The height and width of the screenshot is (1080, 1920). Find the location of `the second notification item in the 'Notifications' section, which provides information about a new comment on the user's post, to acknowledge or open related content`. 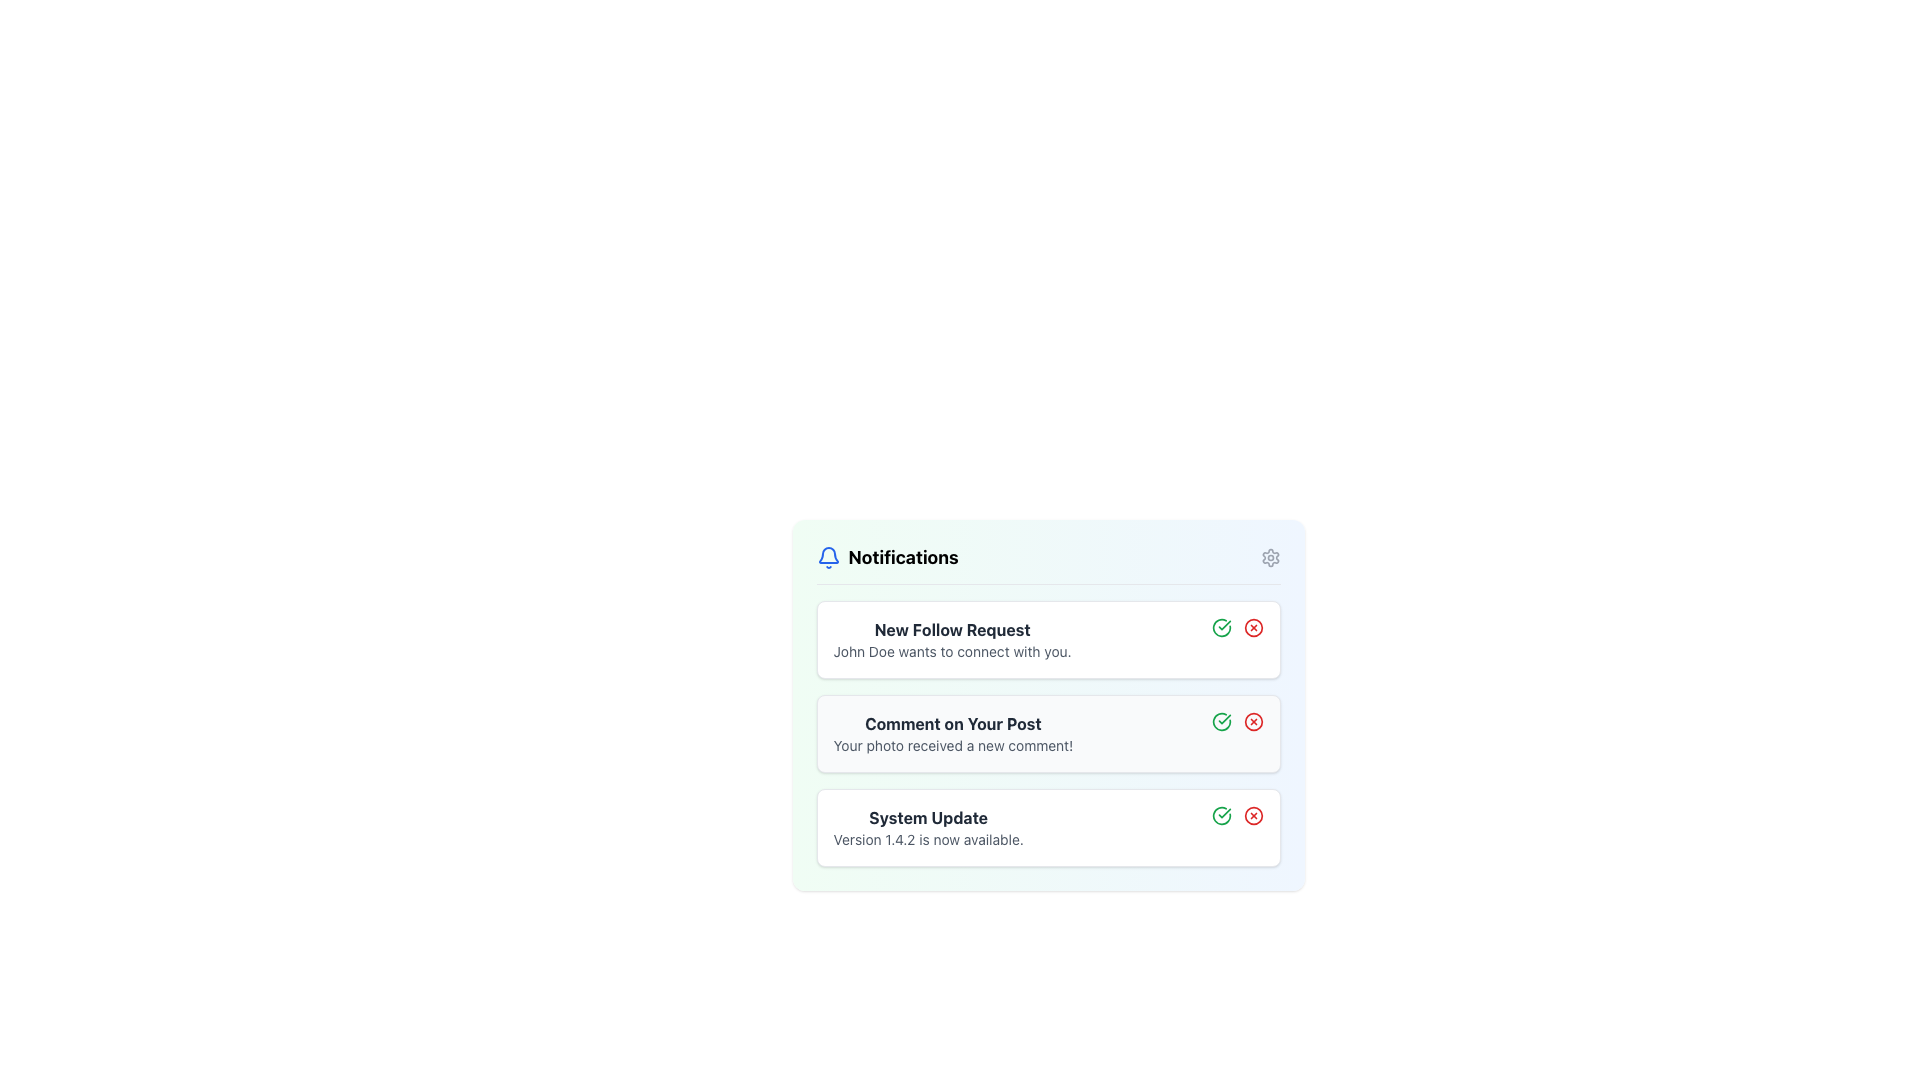

the second notification item in the 'Notifications' section, which provides information about a new comment on the user's post, to acknowledge or open related content is located at coordinates (952, 733).